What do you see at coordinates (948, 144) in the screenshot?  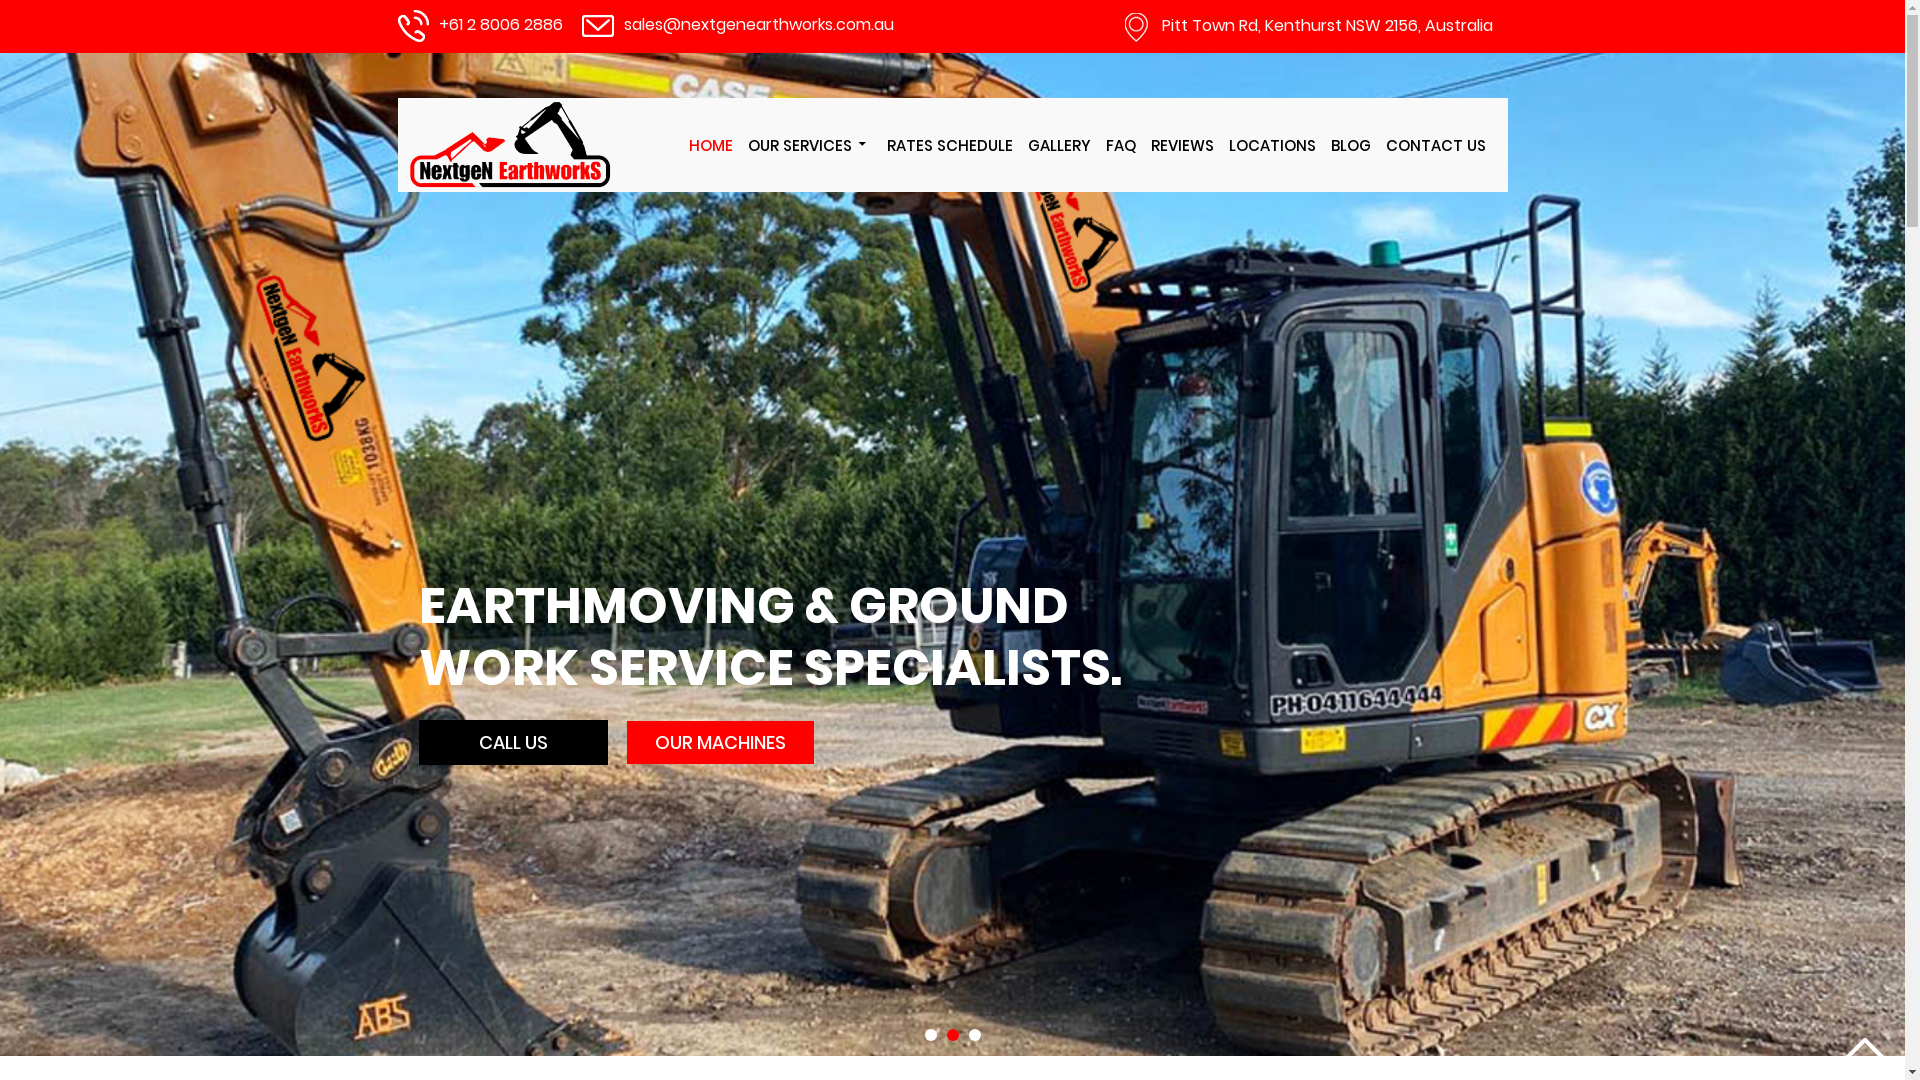 I see `'RATES SCHEDULE'` at bounding box center [948, 144].